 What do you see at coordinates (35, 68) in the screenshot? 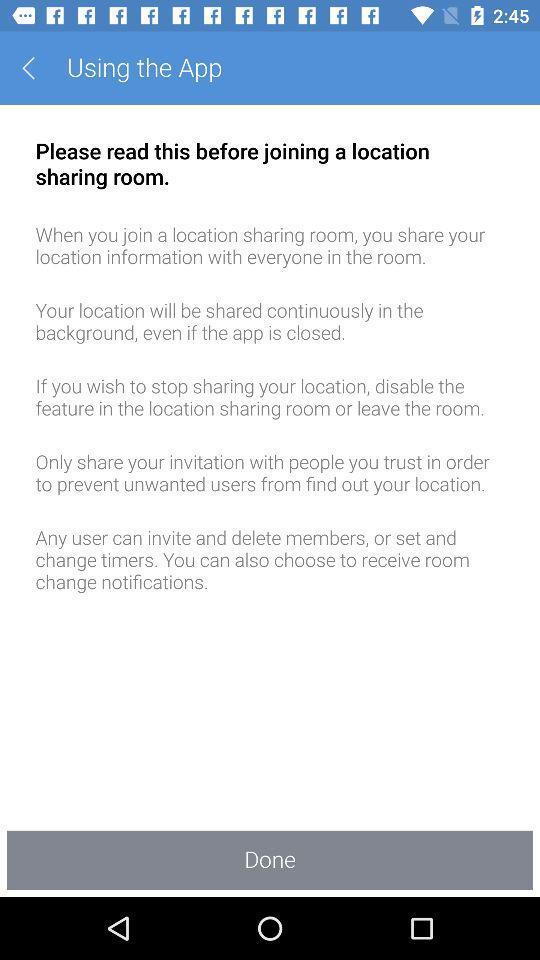
I see `the arrow_backward icon` at bounding box center [35, 68].